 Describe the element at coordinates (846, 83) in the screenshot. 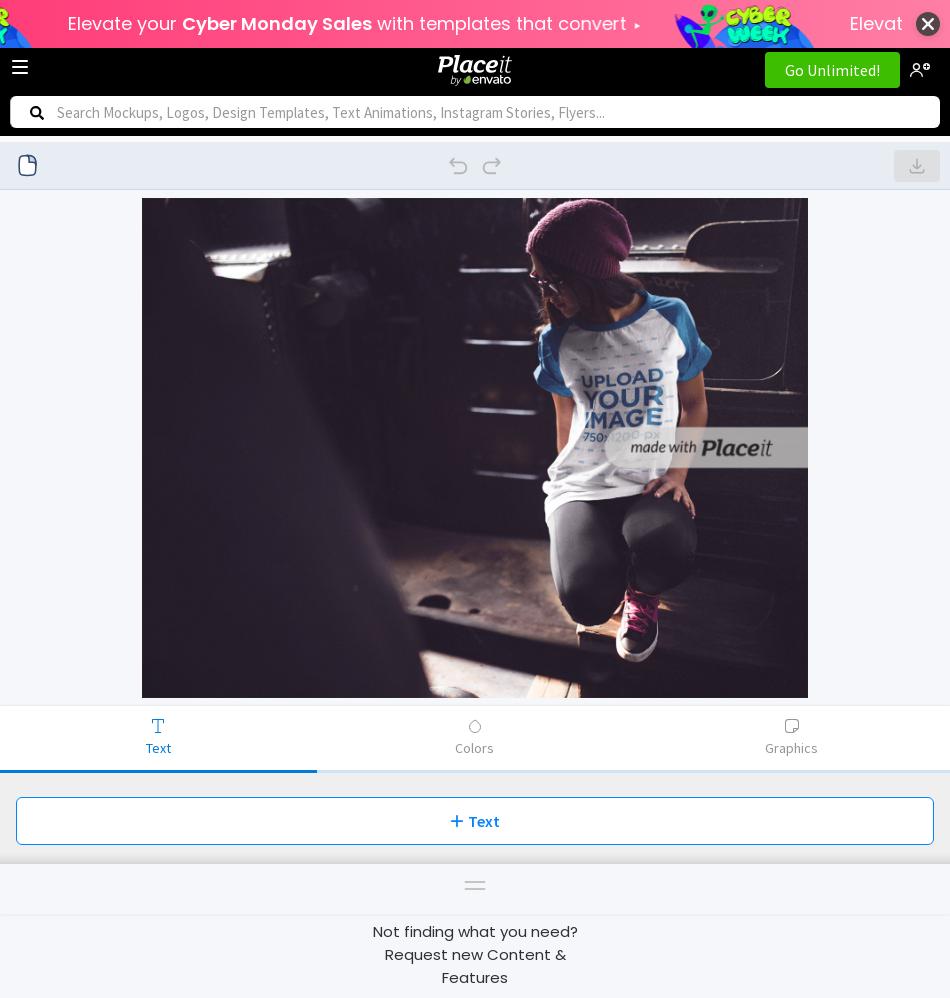

I see `'Videos'` at that location.